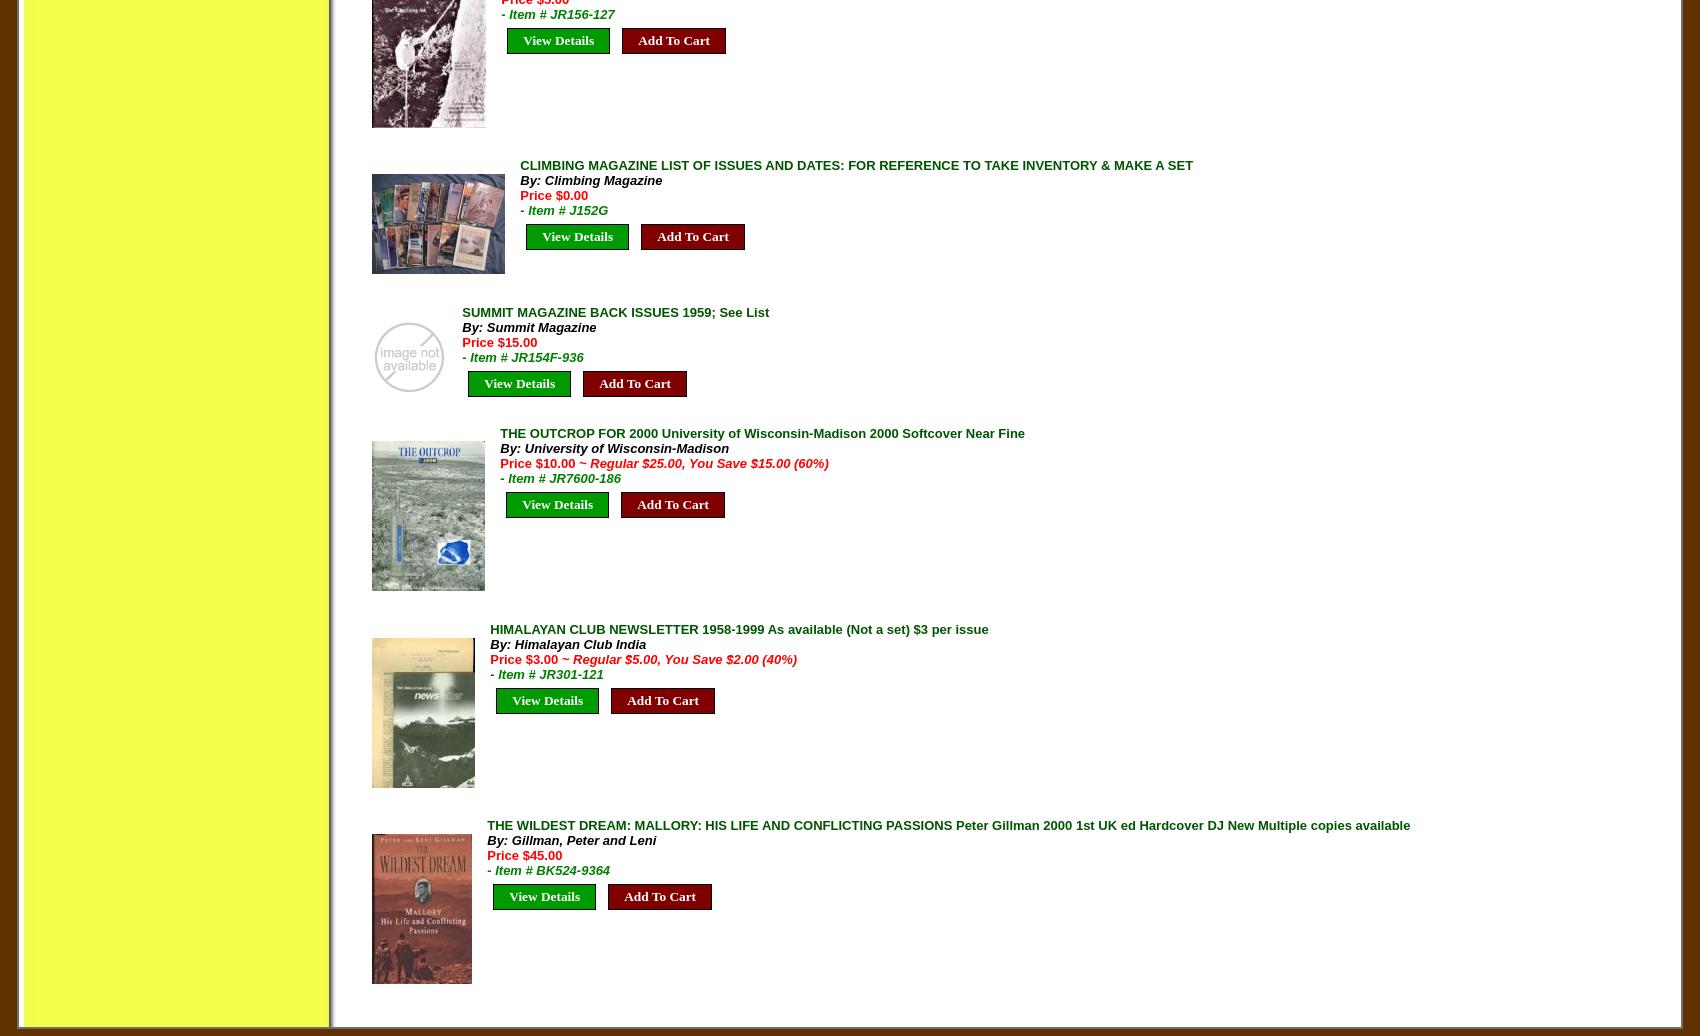 The height and width of the screenshot is (1036, 1700). What do you see at coordinates (500, 14) in the screenshot?
I see `'- Item # JR156-127'` at bounding box center [500, 14].